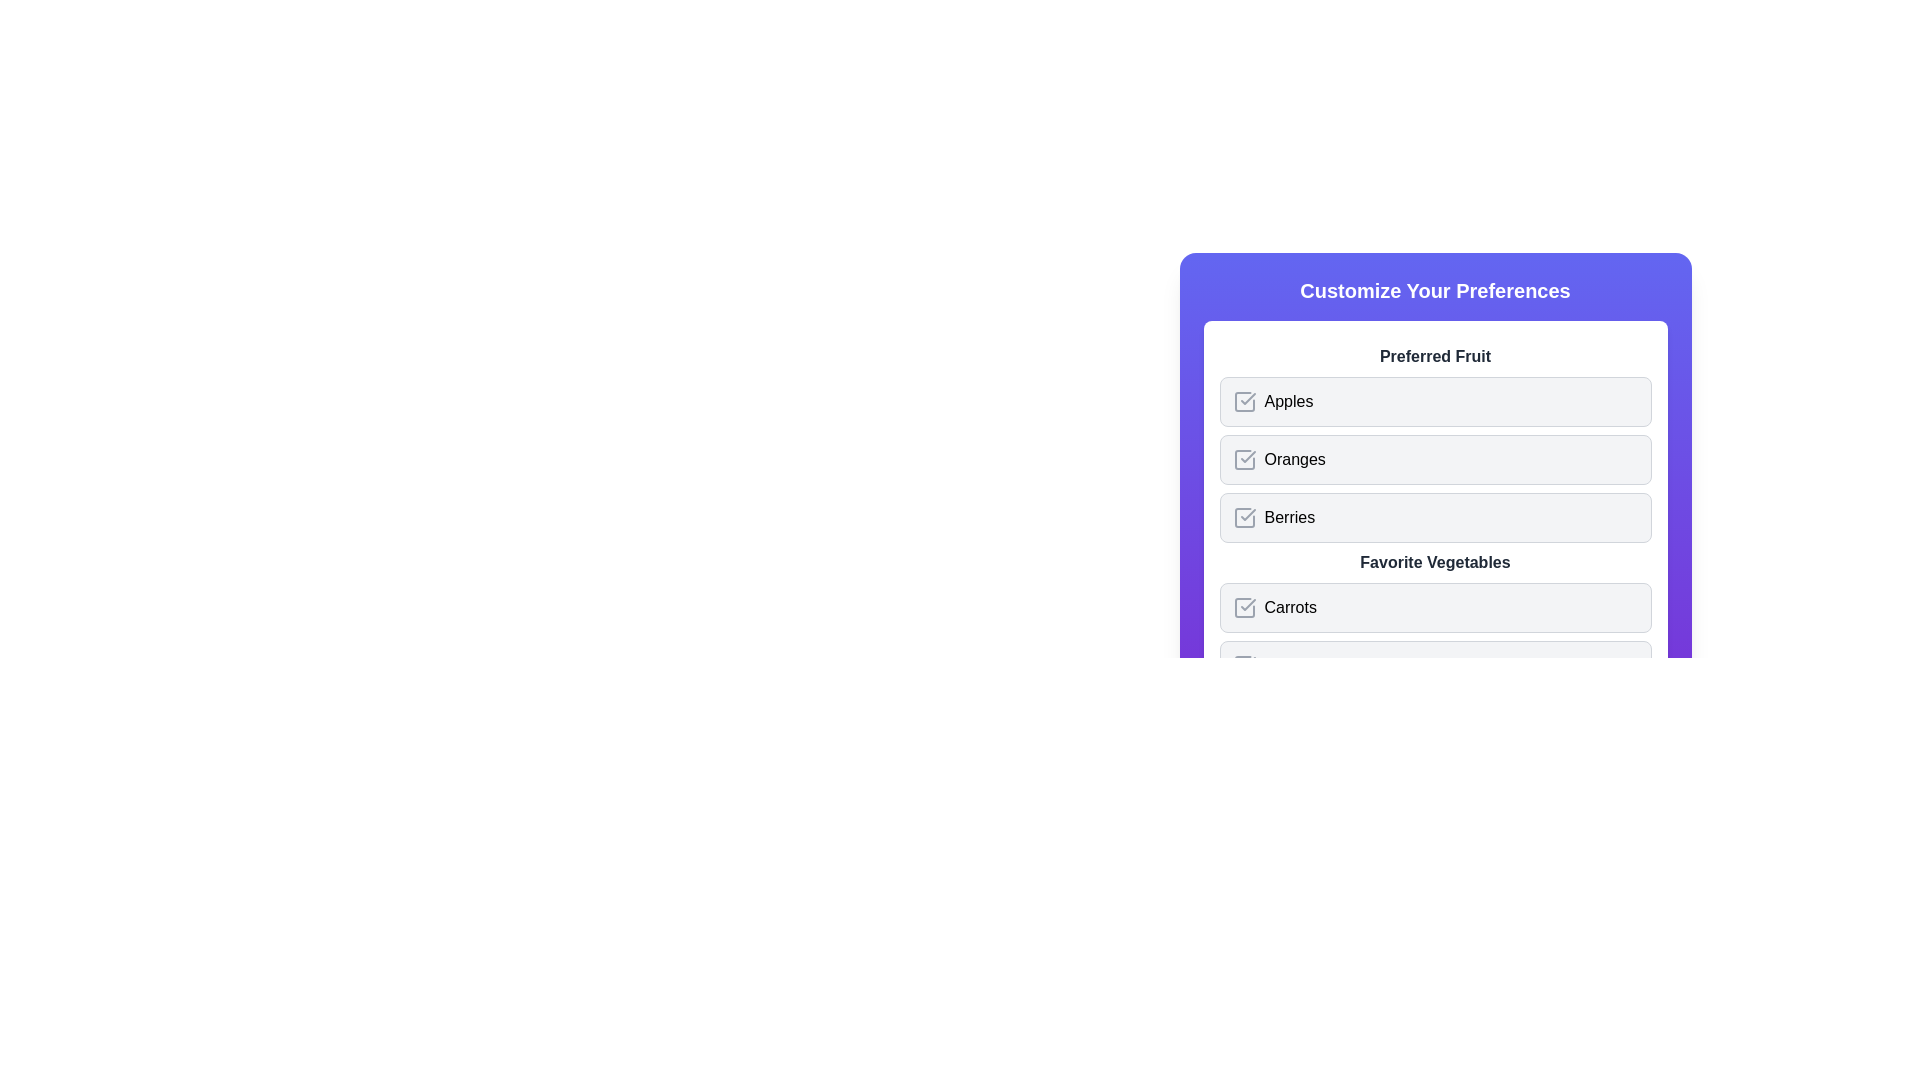  What do you see at coordinates (1295, 459) in the screenshot?
I see `the text label displaying 'Oranges', which is centrally aligned and located to the right of a checkbox in the preferred fruits list` at bounding box center [1295, 459].